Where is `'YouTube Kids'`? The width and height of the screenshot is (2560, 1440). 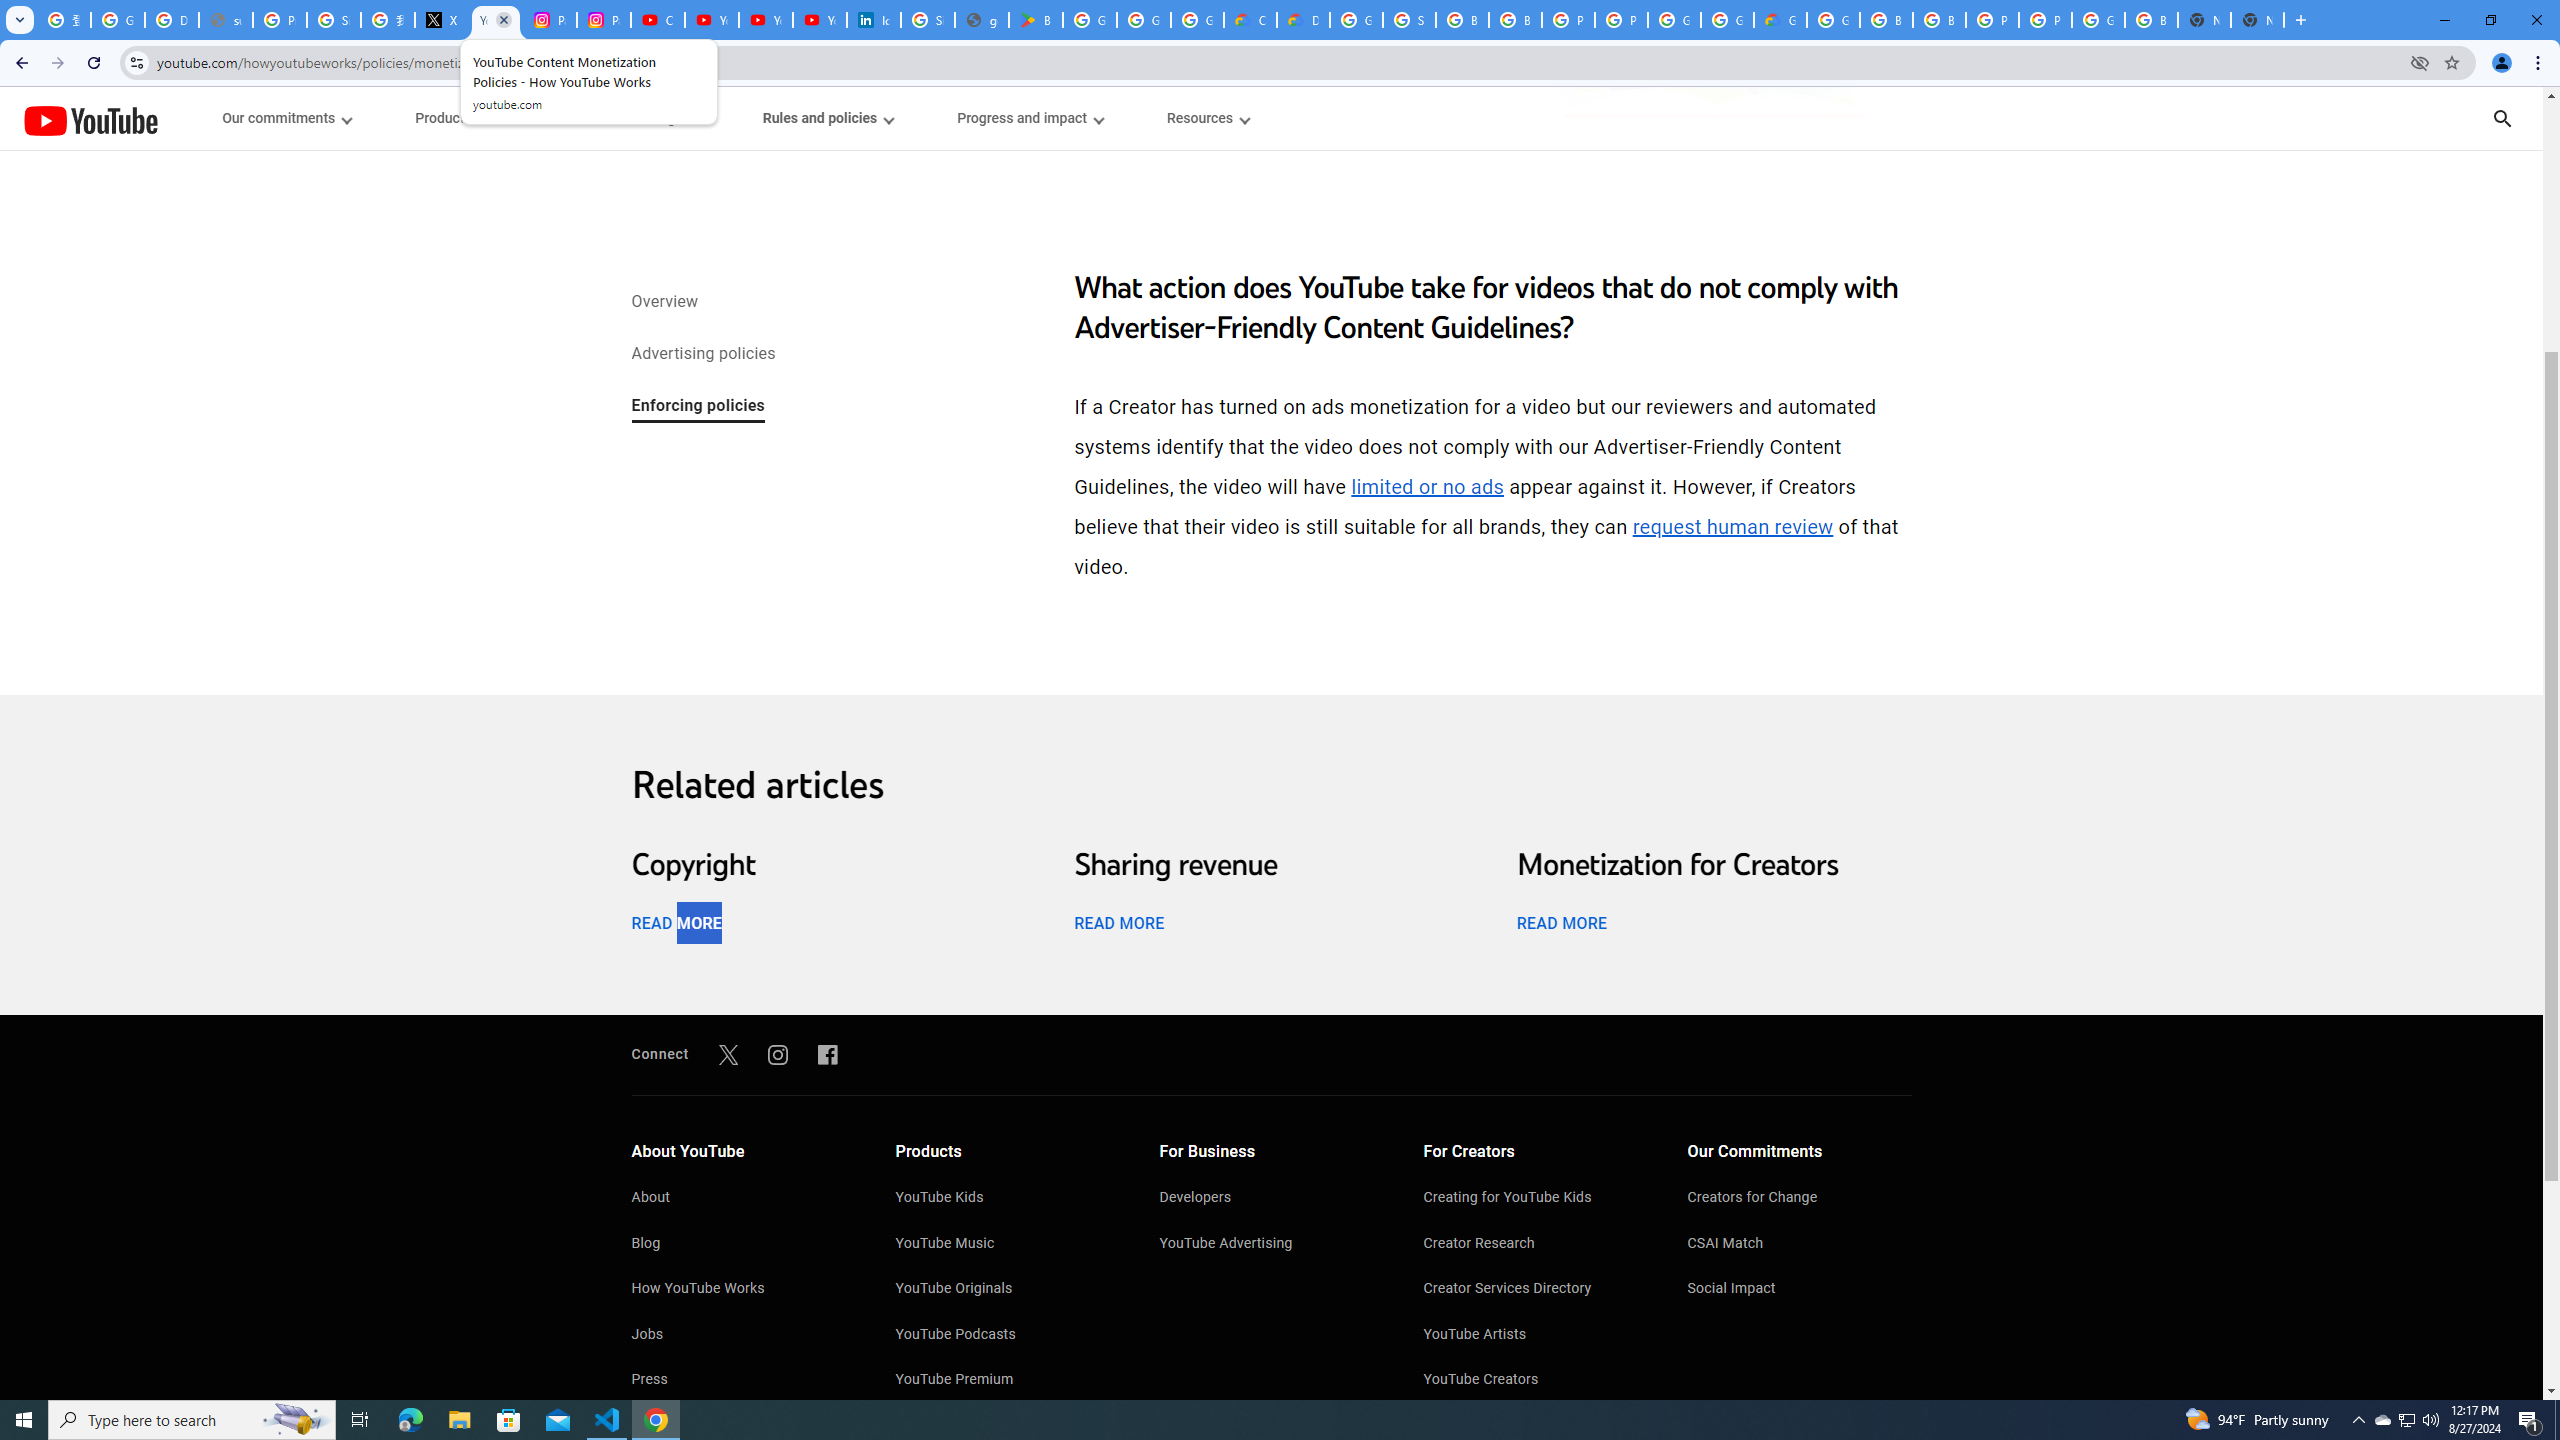 'YouTube Kids' is located at coordinates (1007, 1198).